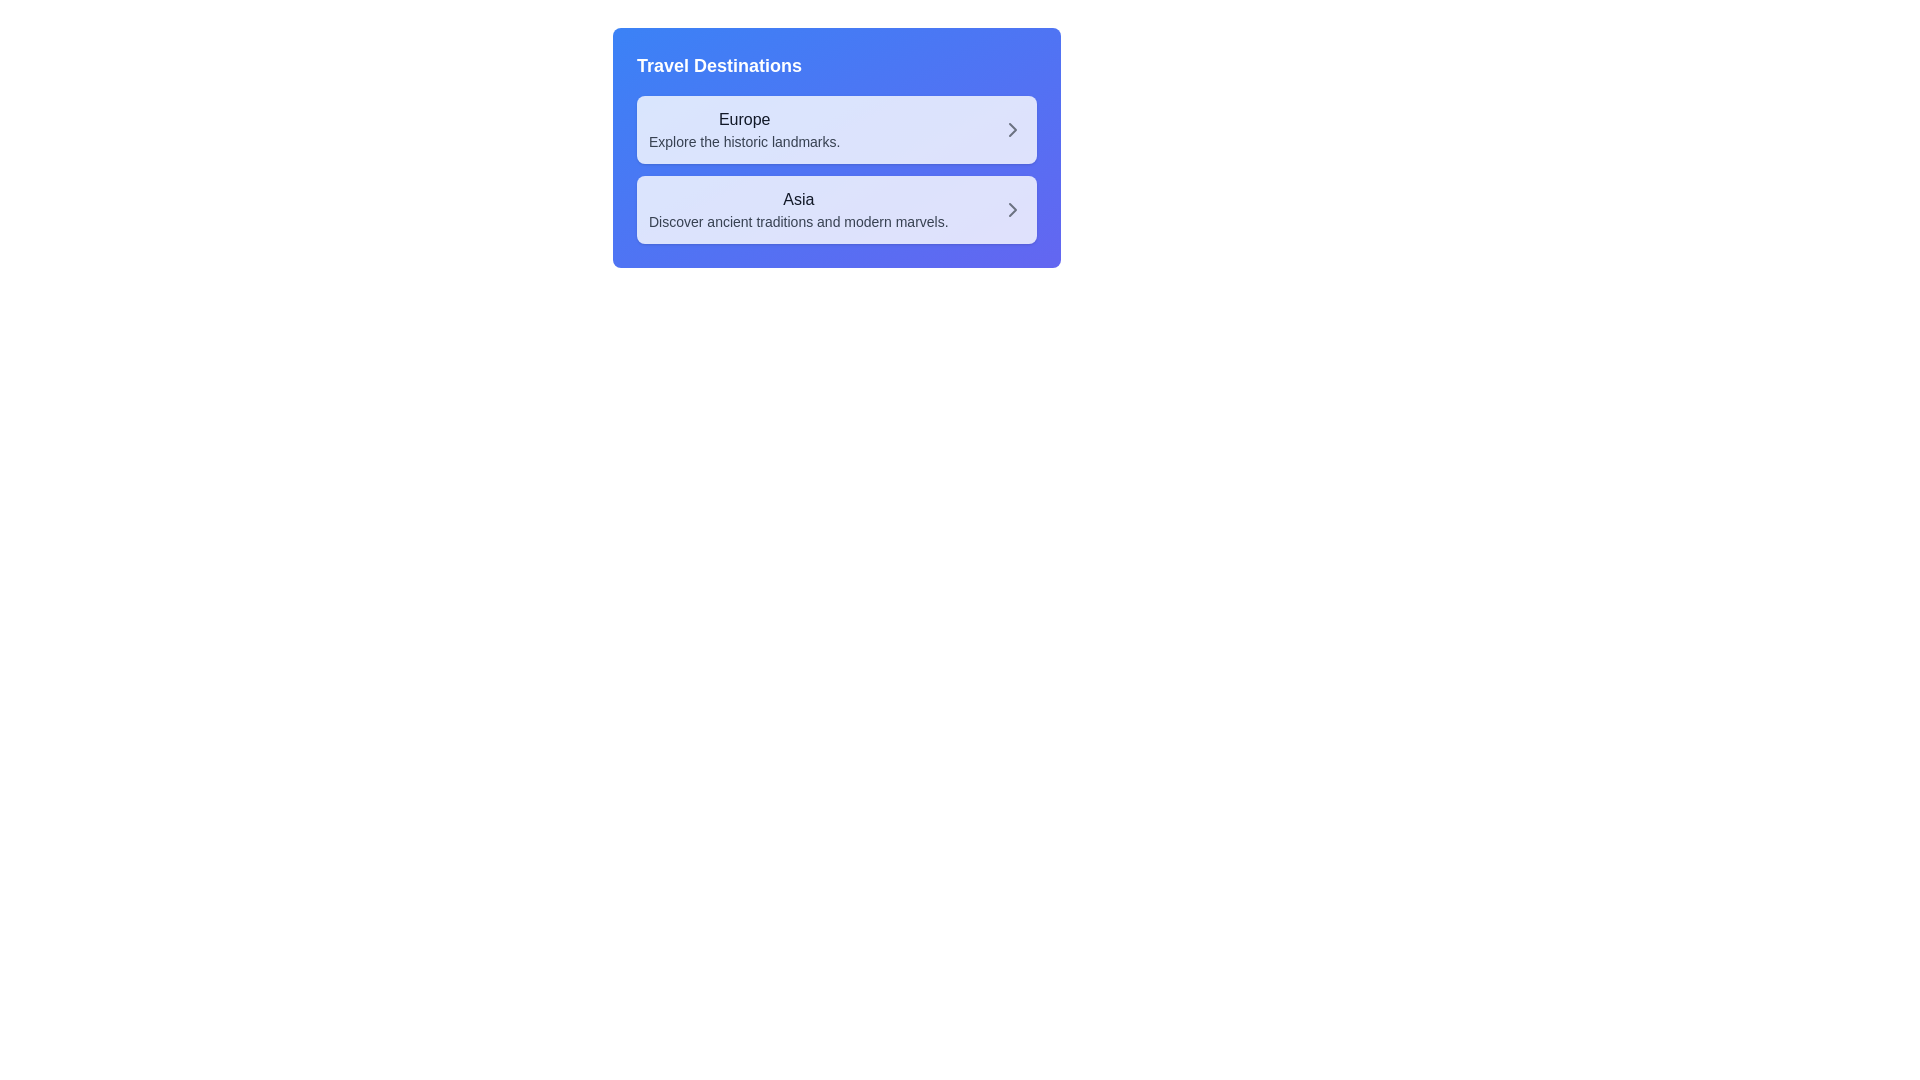  Describe the element at coordinates (743, 119) in the screenshot. I see `the text label that serves as the title for the destination card, which displays 'Europe' and is located at the top-left corner of the card in a vertically stacked list of destinations` at that location.